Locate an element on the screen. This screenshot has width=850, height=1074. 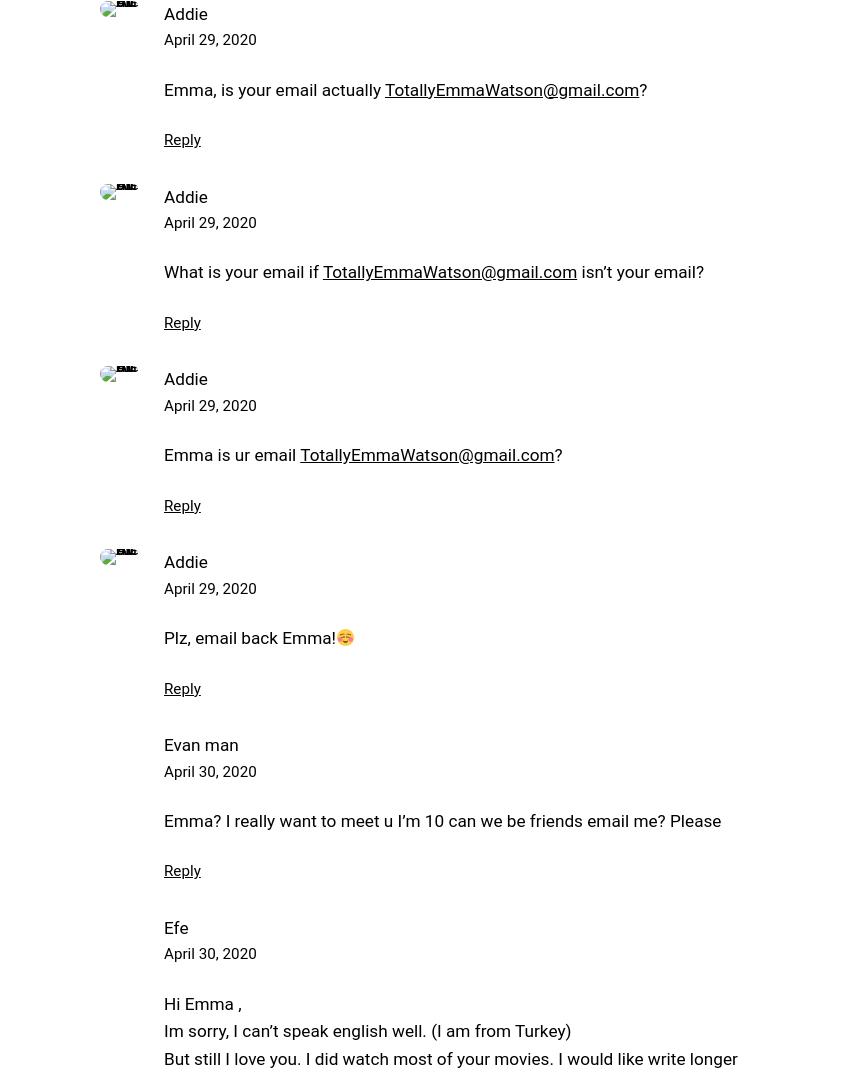
'Hi Emma ,' is located at coordinates (163, 1002).